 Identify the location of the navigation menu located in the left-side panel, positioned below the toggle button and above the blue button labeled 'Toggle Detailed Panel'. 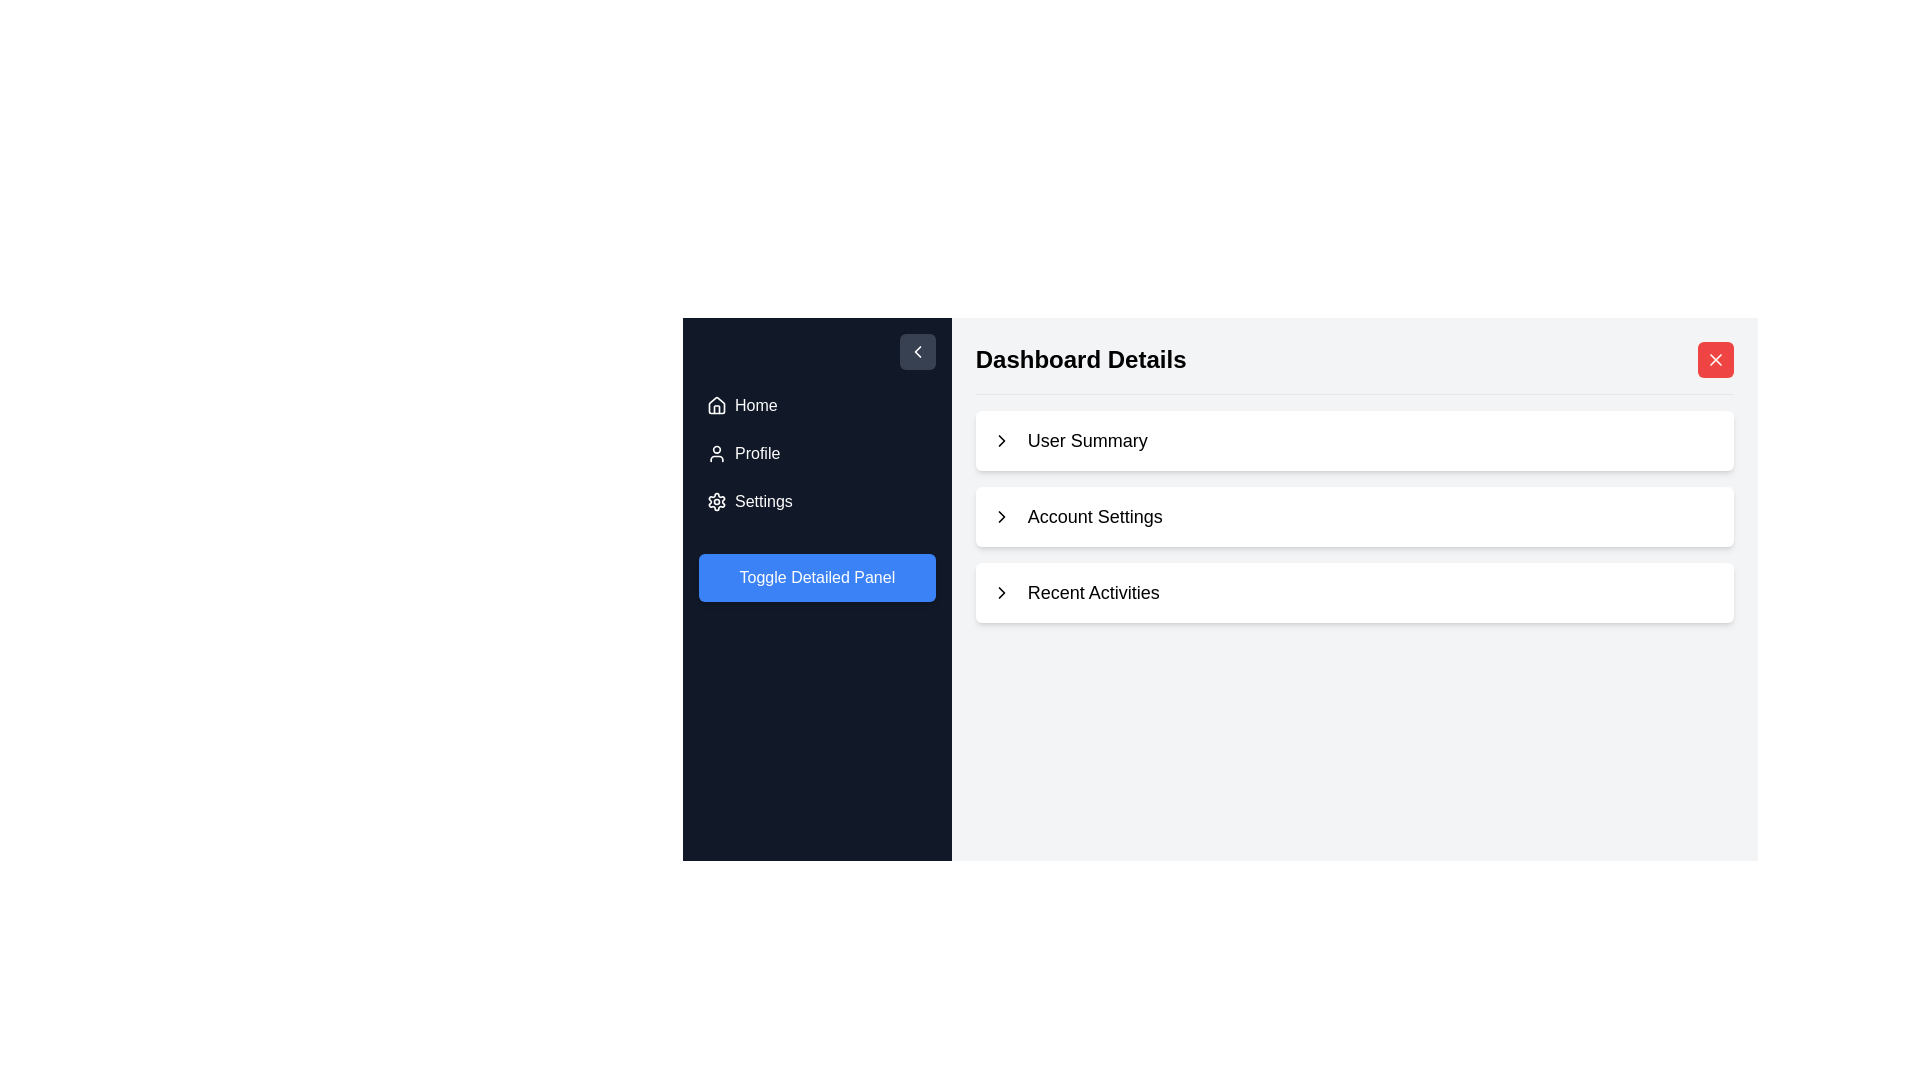
(817, 454).